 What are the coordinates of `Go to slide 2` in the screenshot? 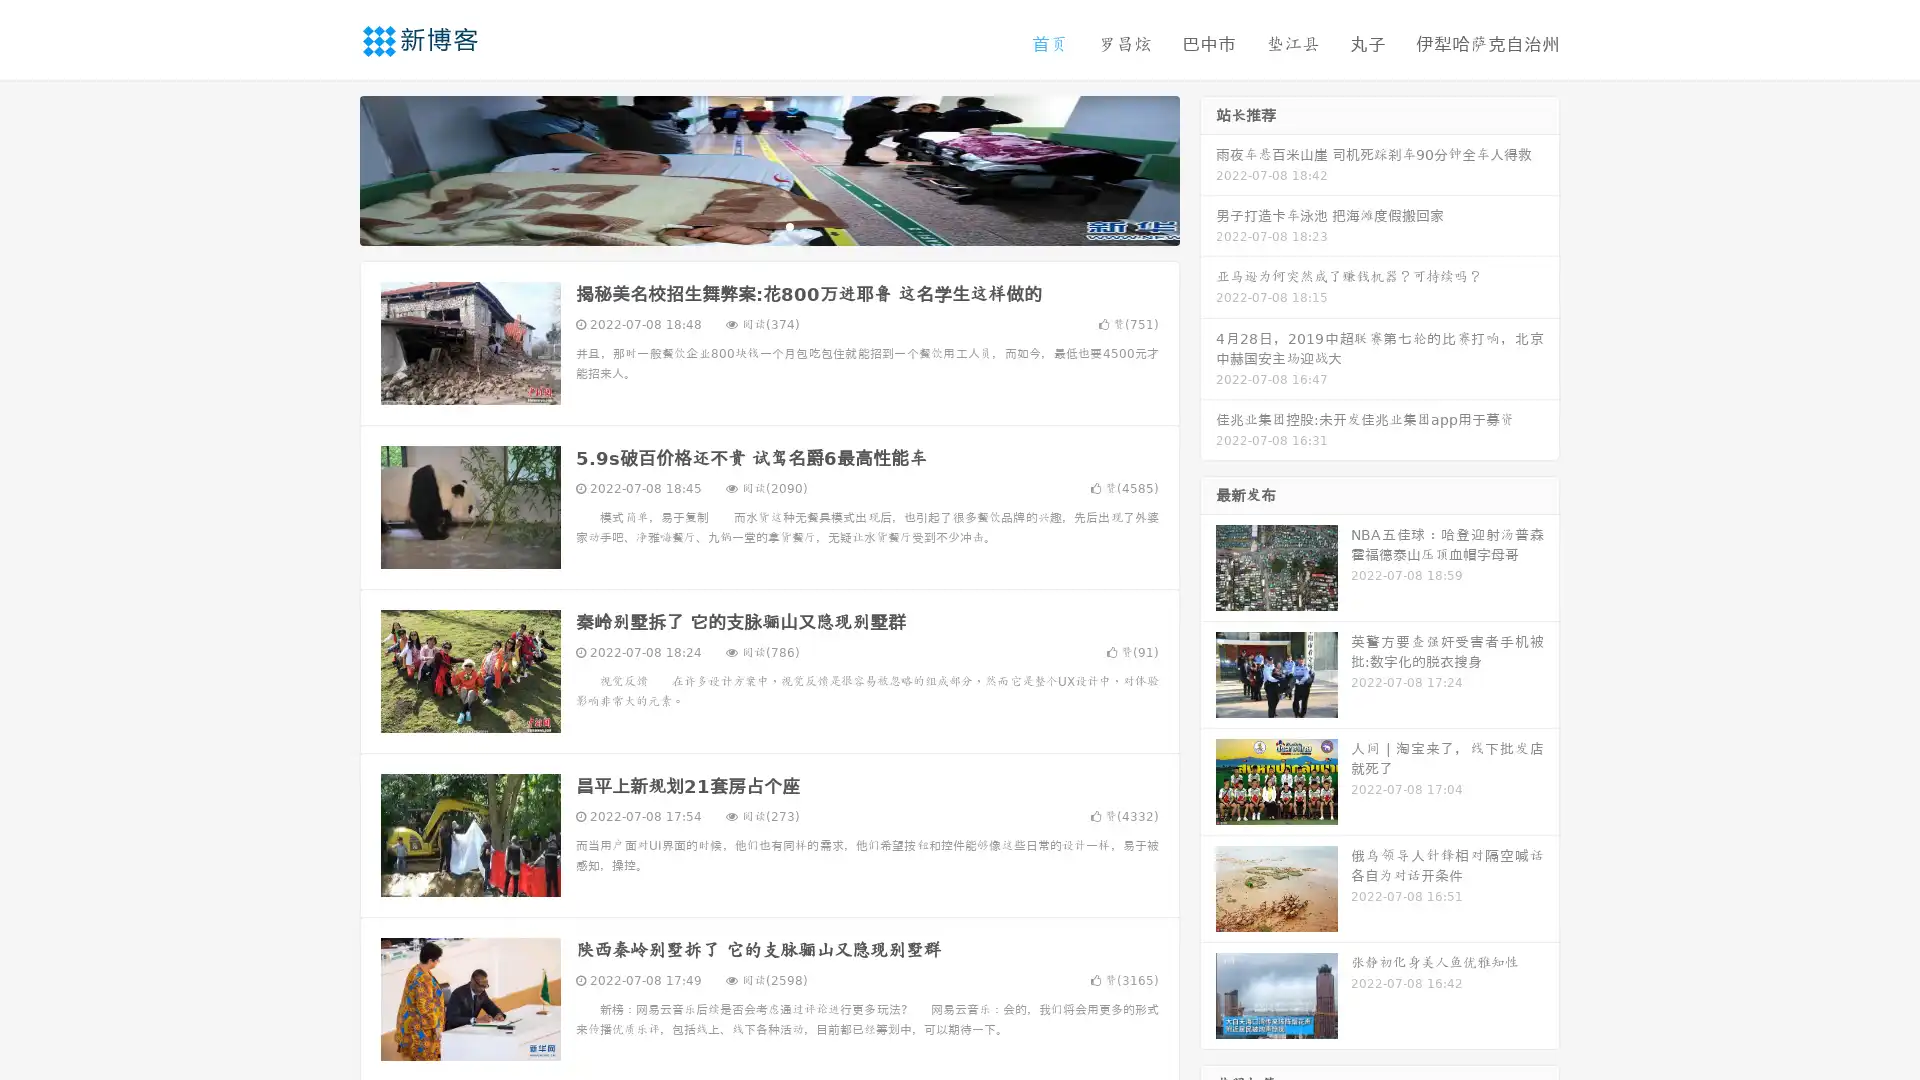 It's located at (768, 225).